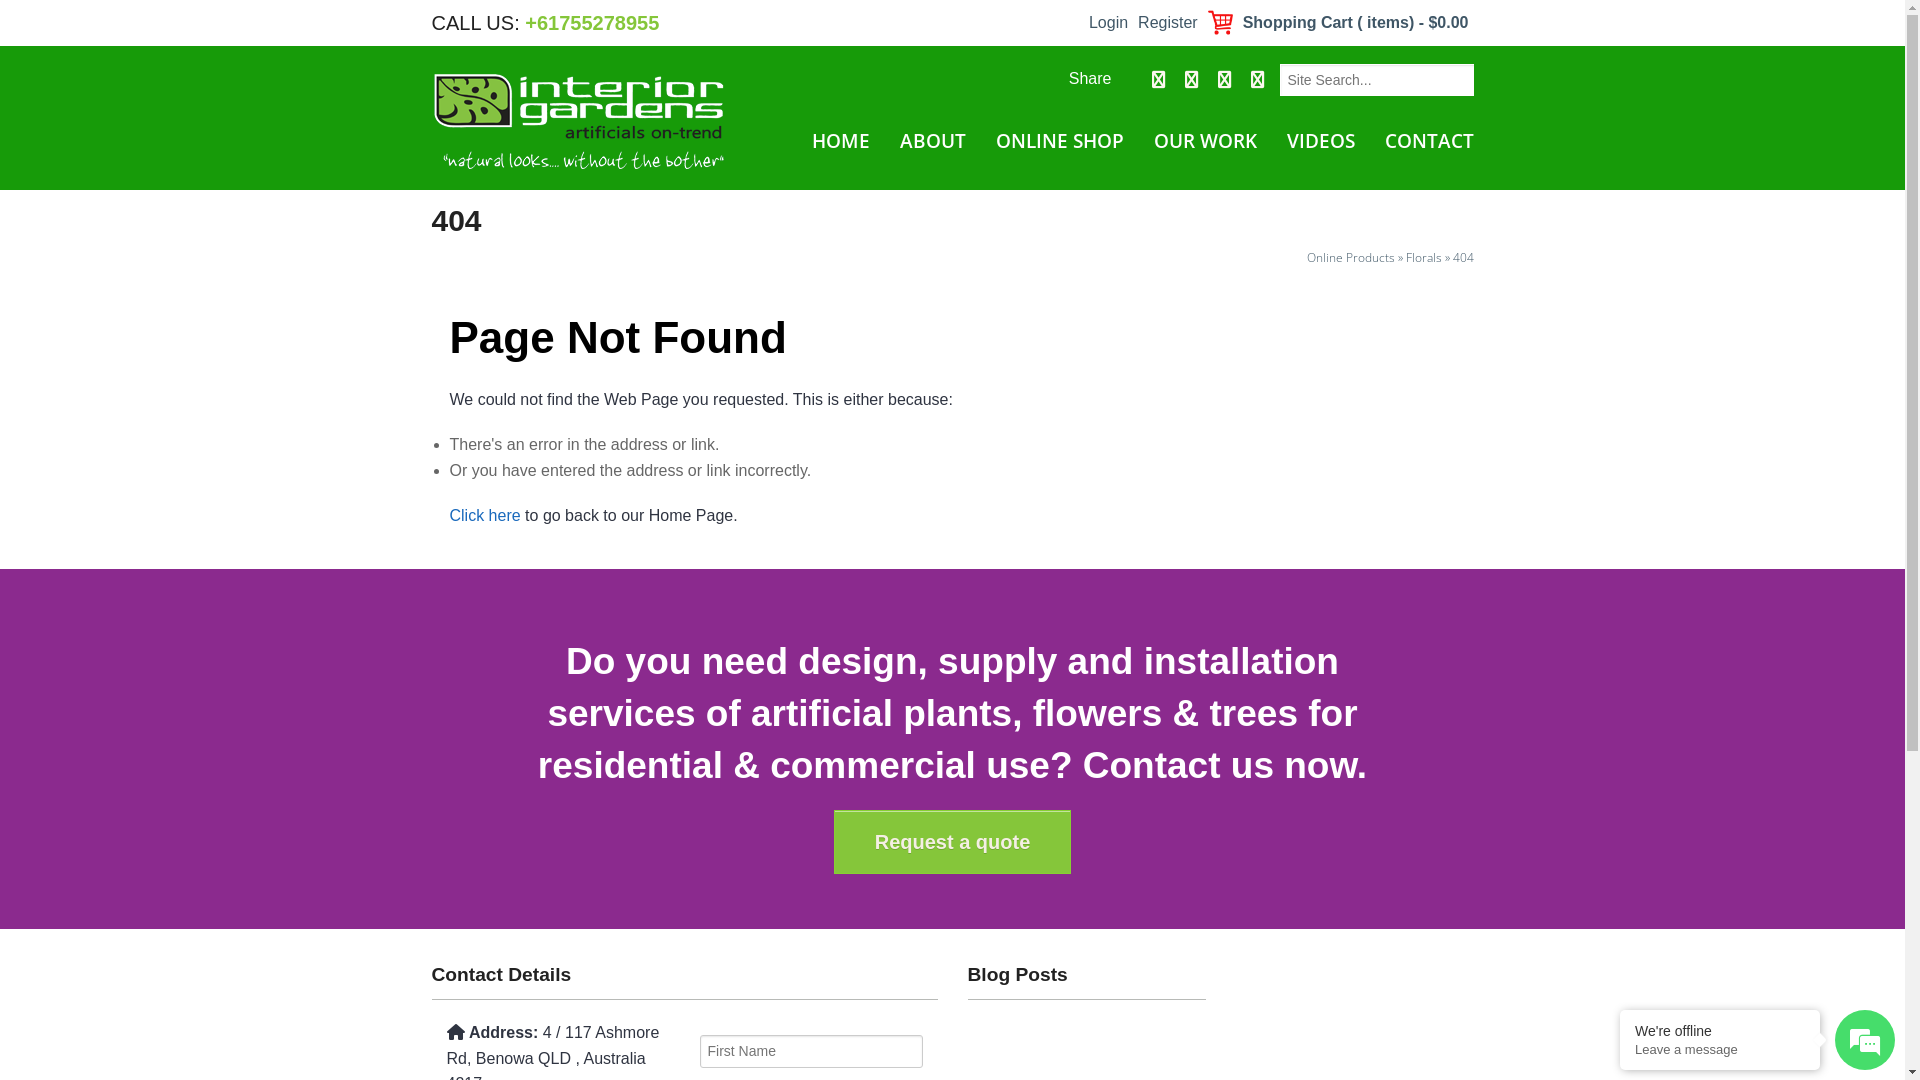  Describe the element at coordinates (834, 841) in the screenshot. I see `'Request a quote'` at that location.